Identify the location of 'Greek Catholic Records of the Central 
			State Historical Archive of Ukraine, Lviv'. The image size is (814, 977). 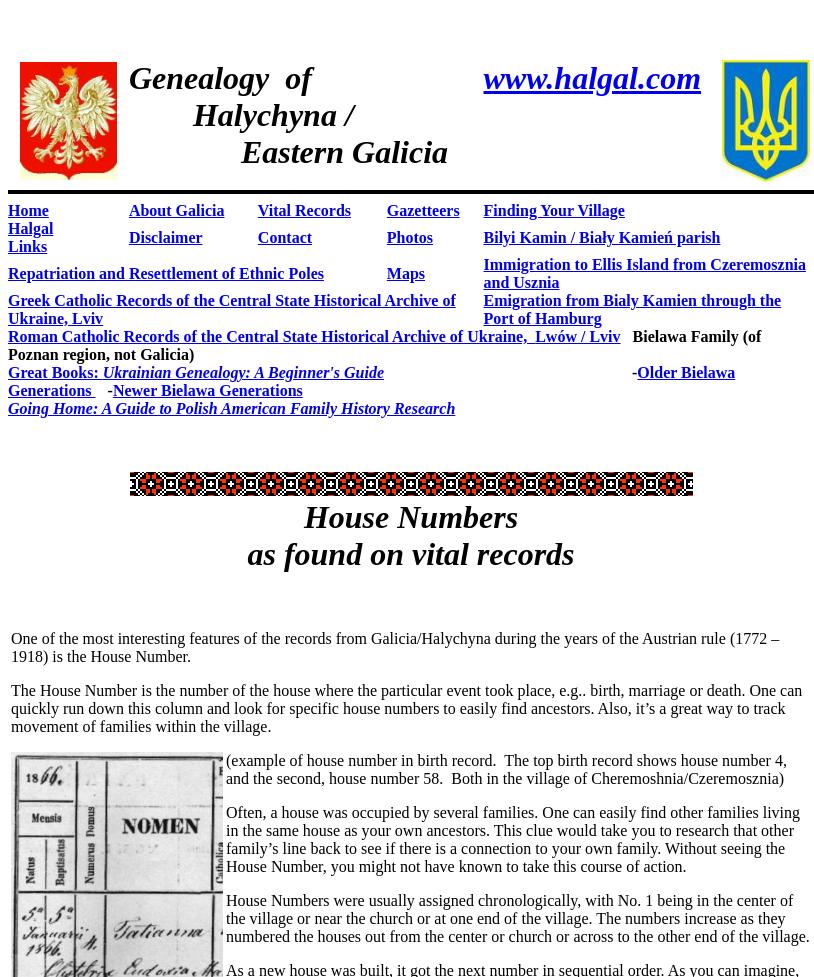
(231, 308).